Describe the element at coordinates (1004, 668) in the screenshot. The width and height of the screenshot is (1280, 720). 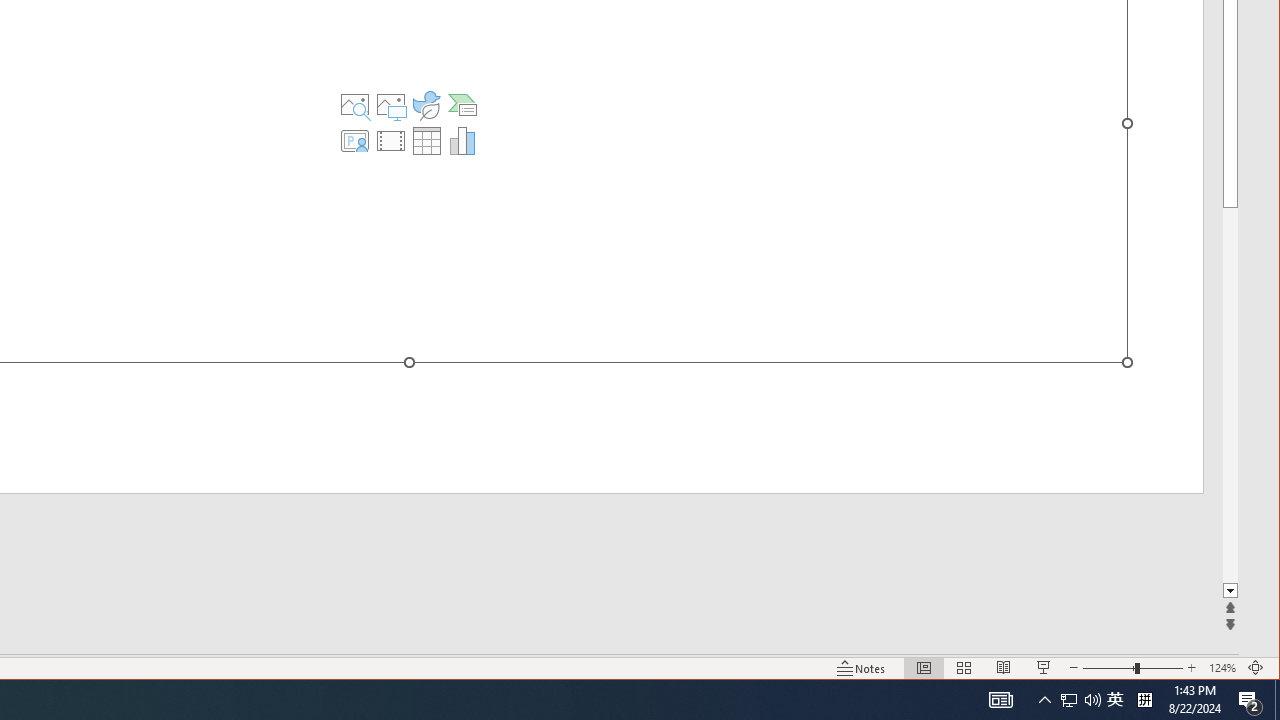
I see `'Reading View'` at that location.